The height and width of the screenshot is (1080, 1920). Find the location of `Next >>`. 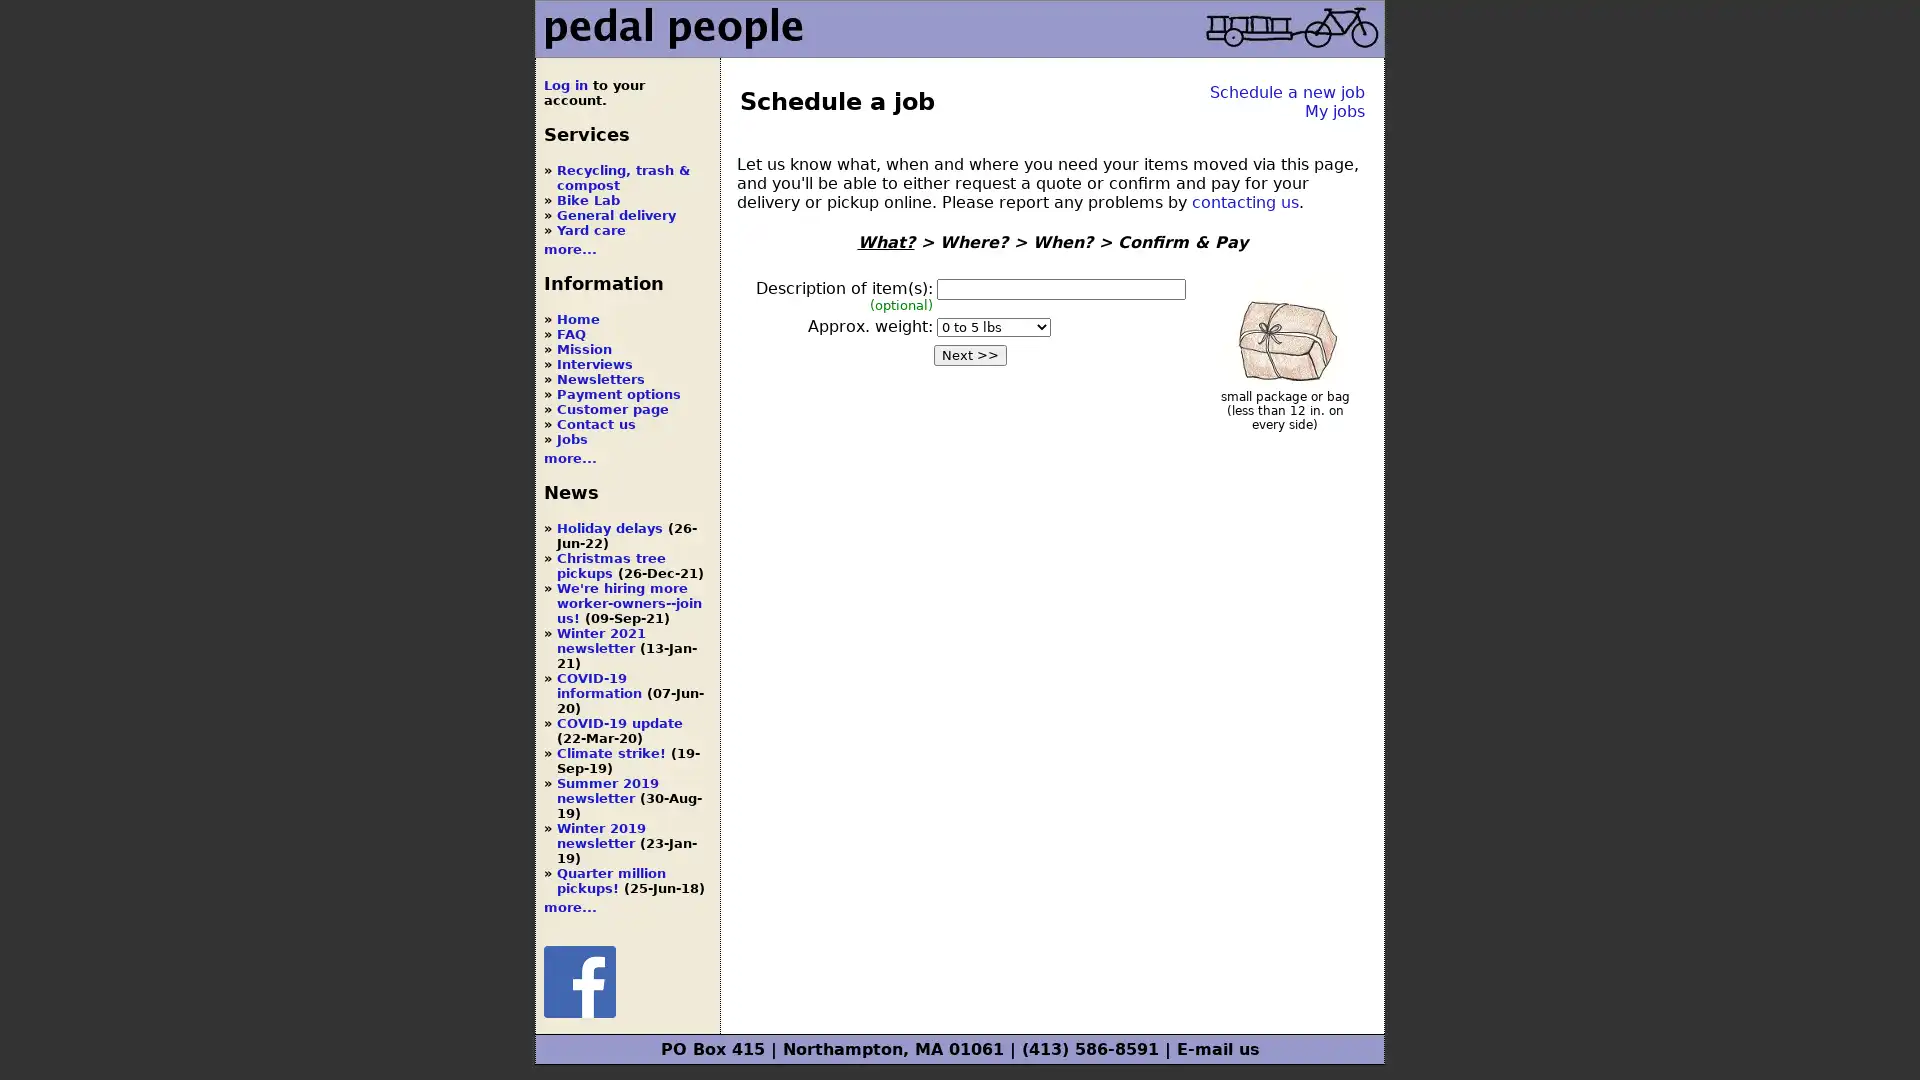

Next >> is located at coordinates (970, 354).